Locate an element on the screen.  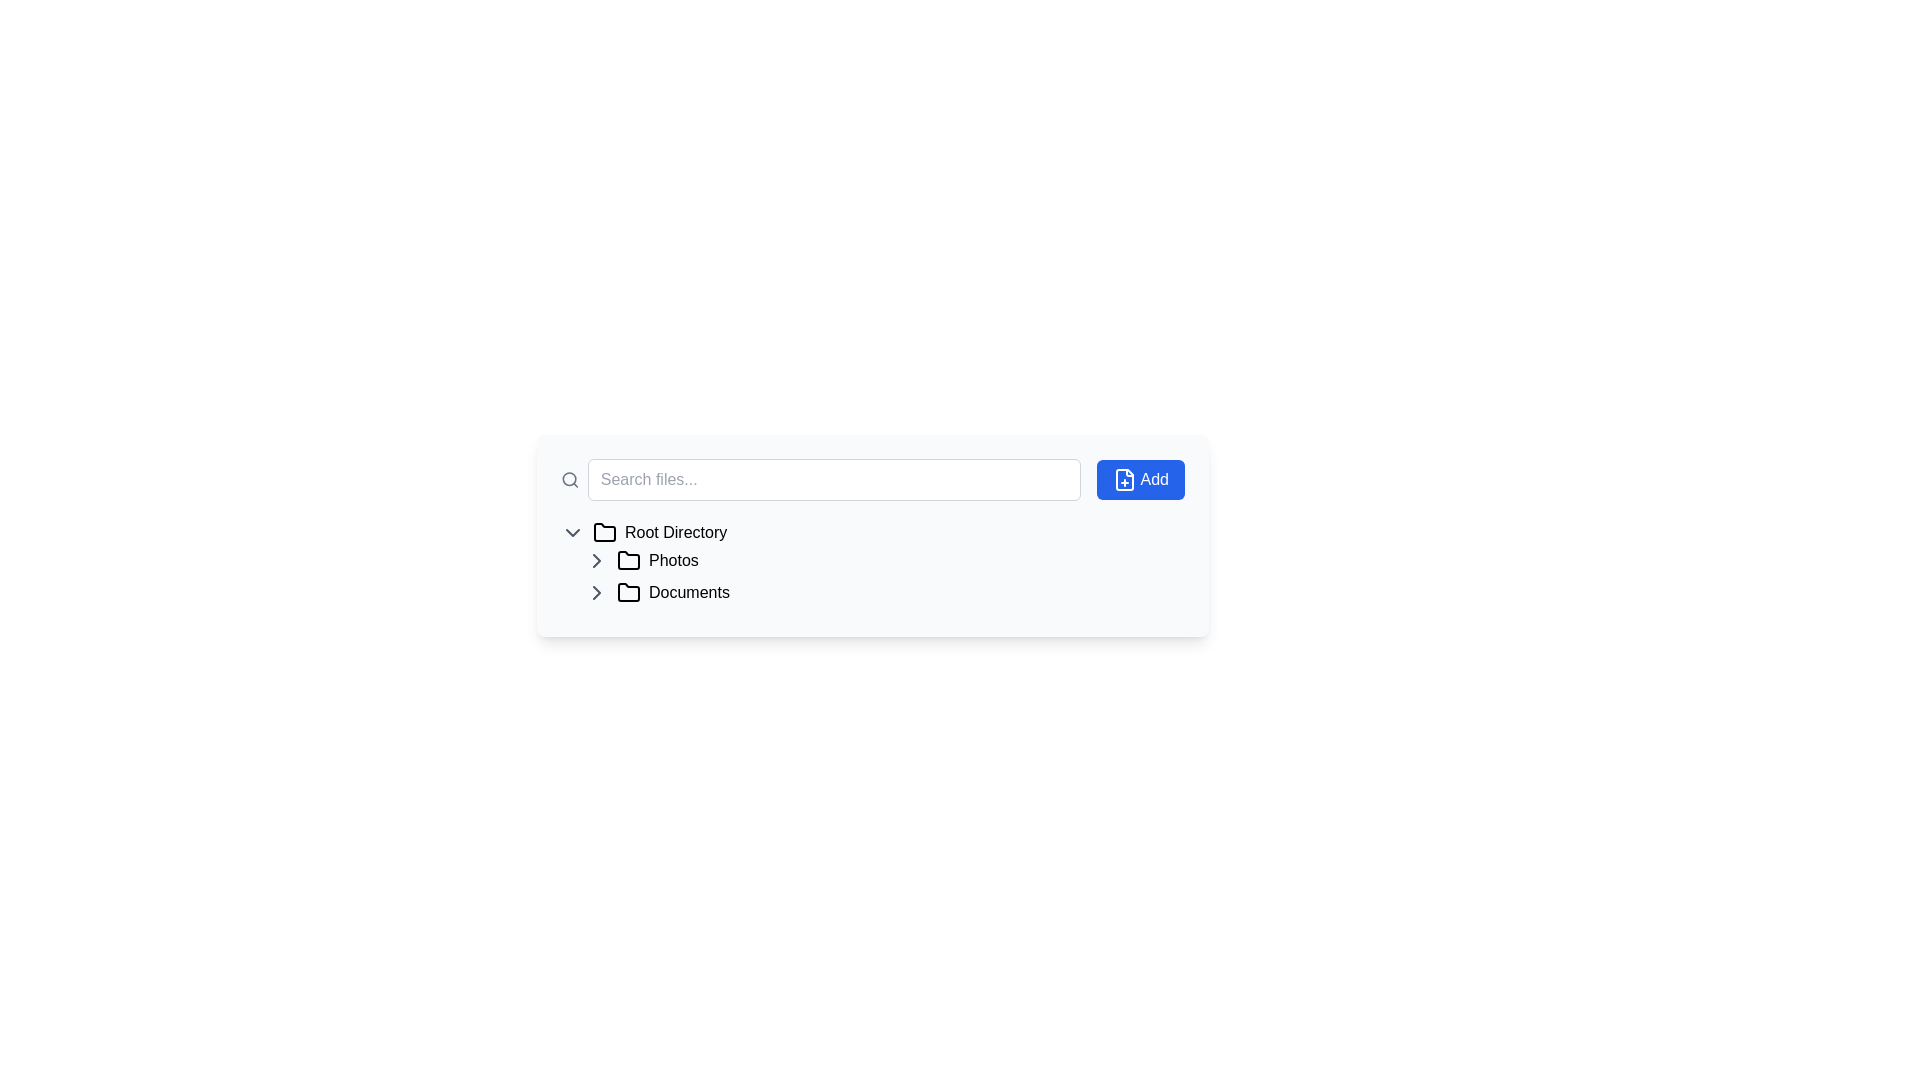
the minimalist black folder icon located to the left of the 'Photos' label is located at coordinates (627, 560).